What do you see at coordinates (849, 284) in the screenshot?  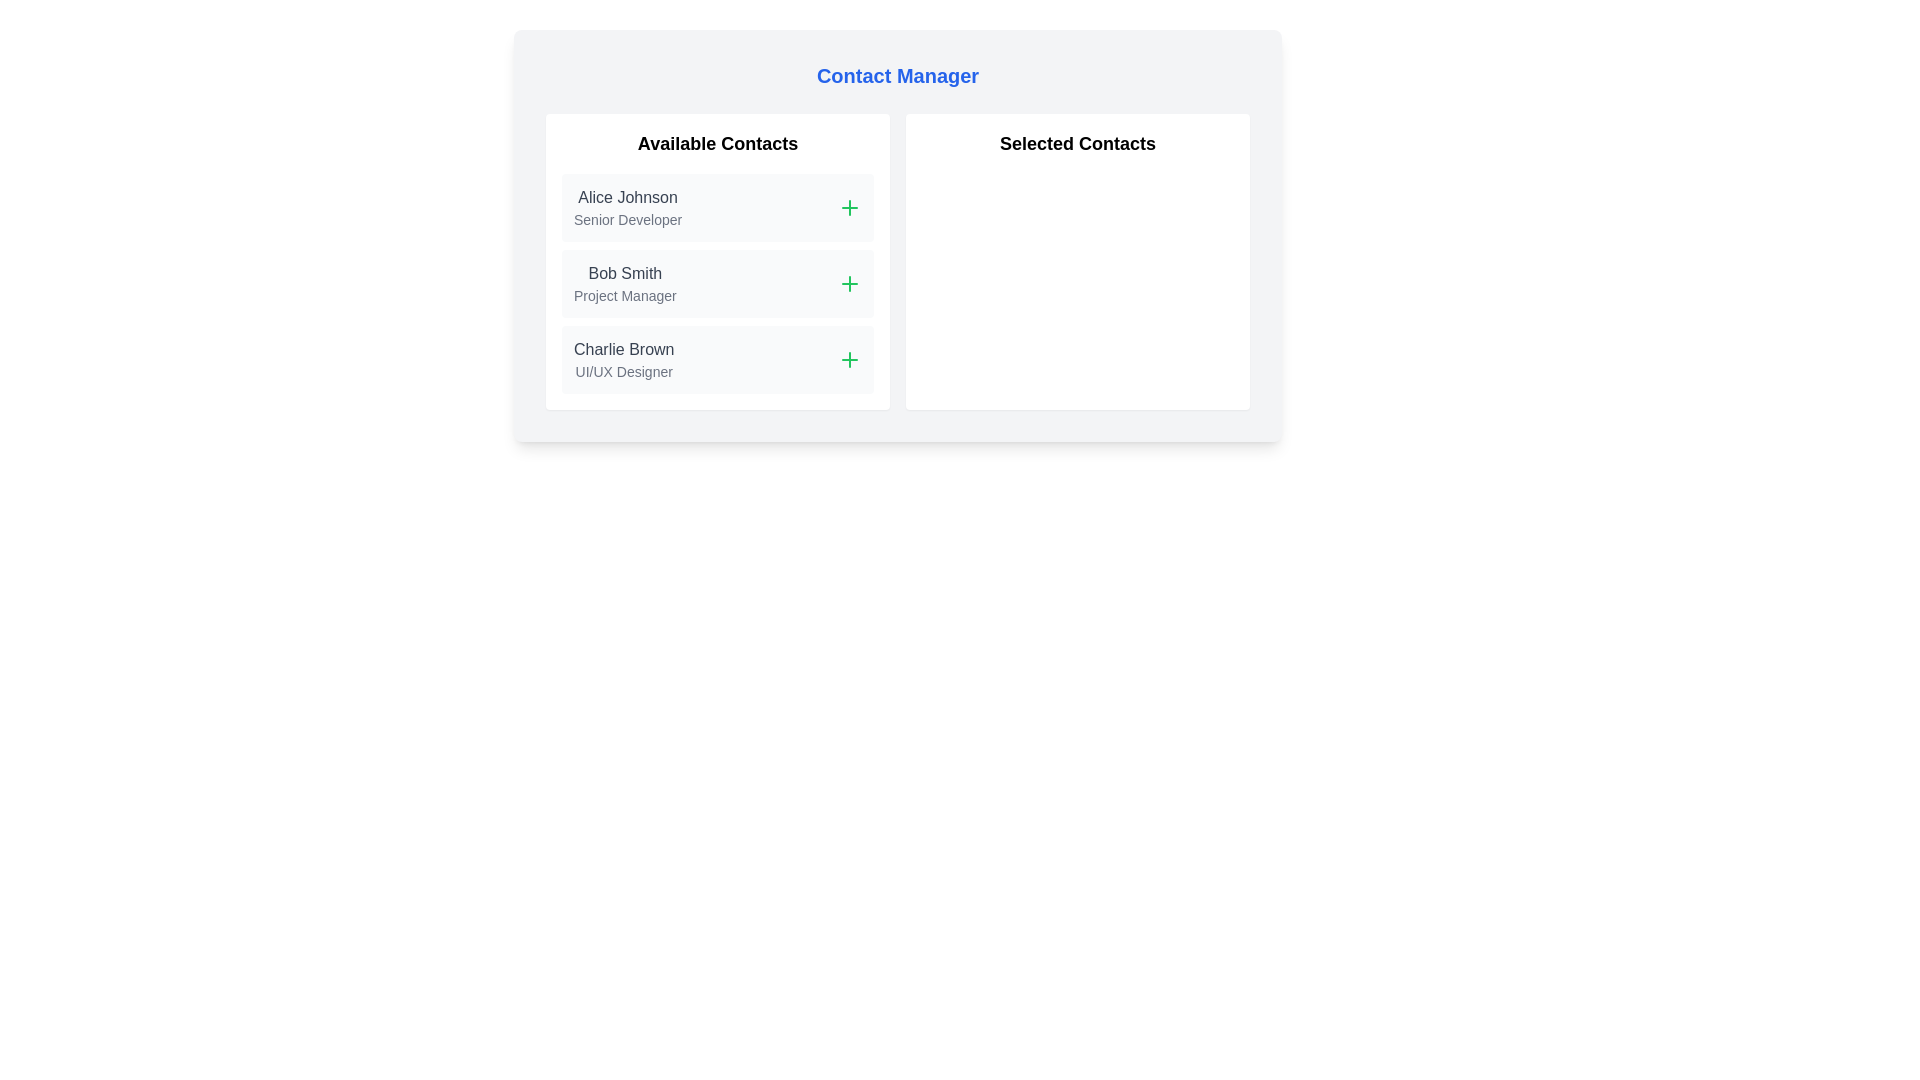 I see `the plus icon button located on the right side of the row containing the contact 'Bob Smith - Project Manager' to invoke the add action` at bounding box center [849, 284].